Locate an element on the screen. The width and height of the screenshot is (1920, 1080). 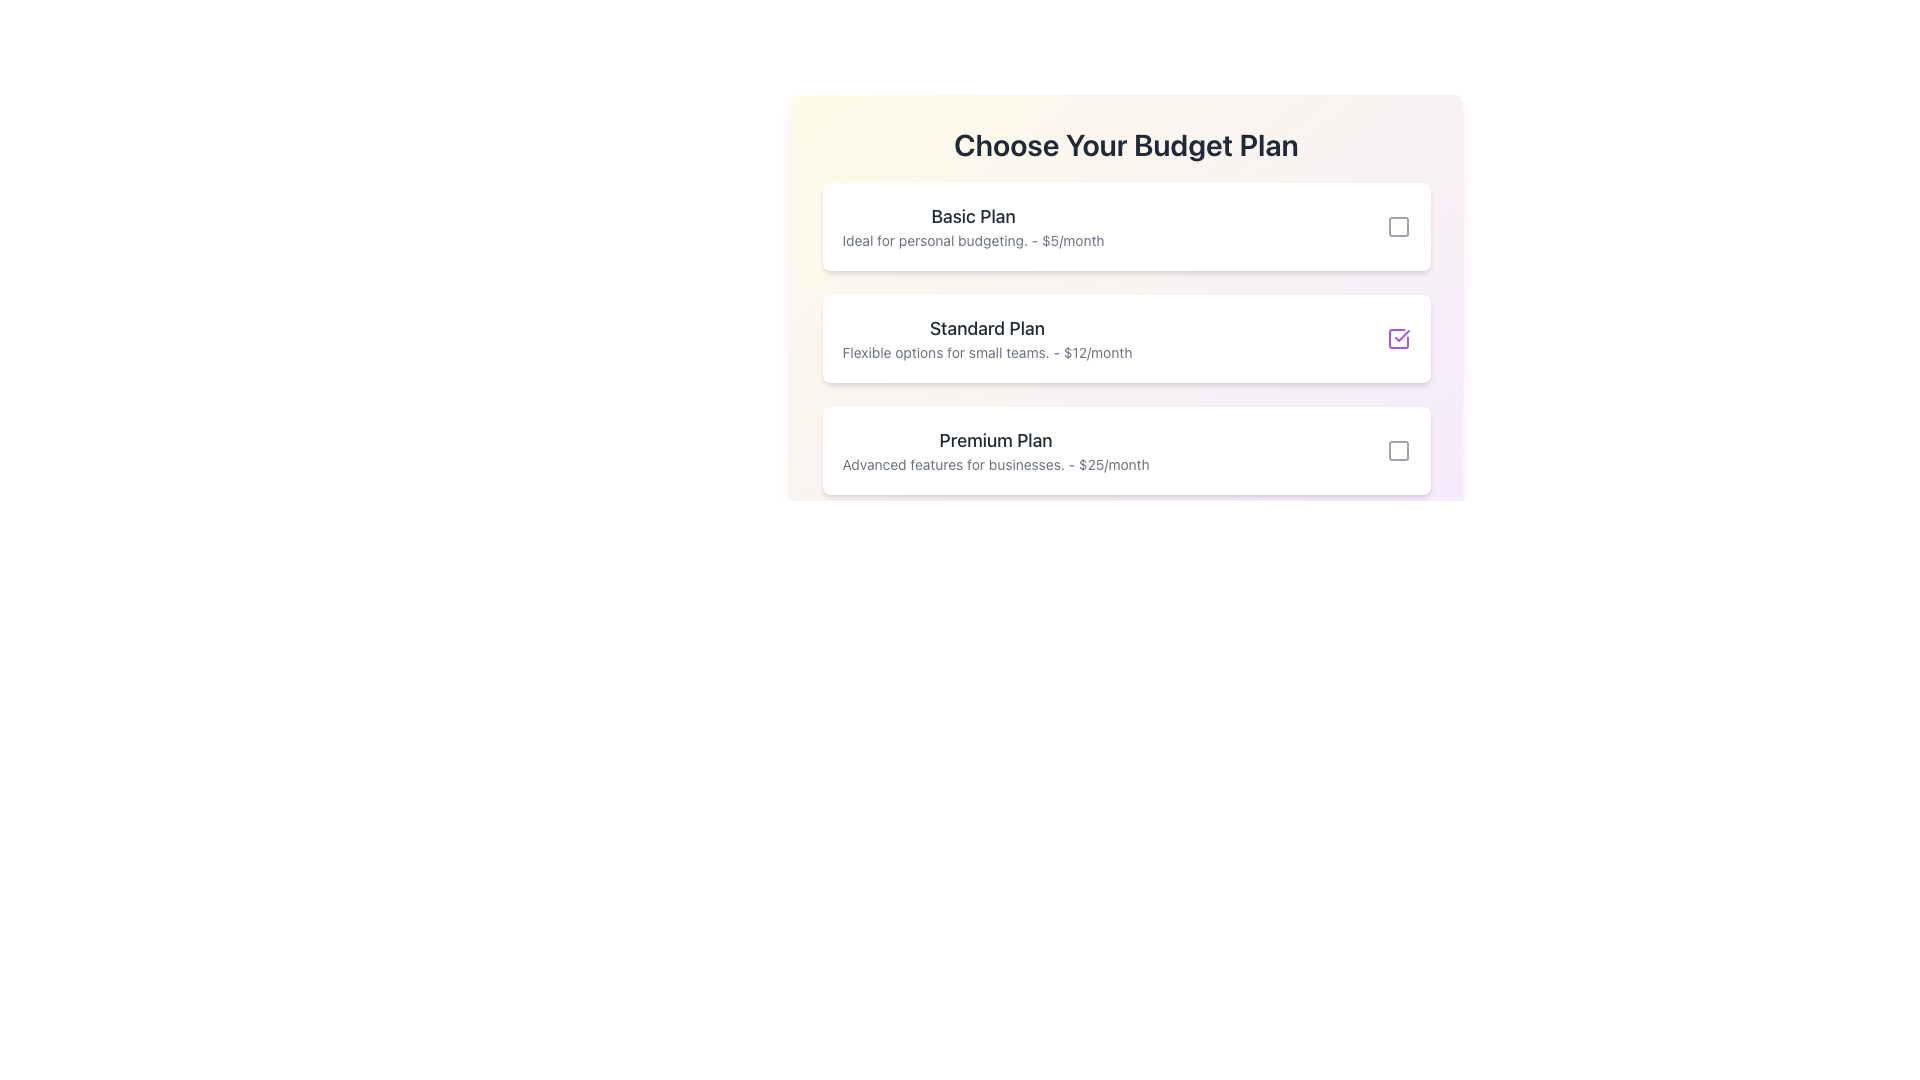
the 'Premium Plan' selectable option, which includes a checkbox and descriptive text about the plan's features and pricing is located at coordinates (1126, 451).